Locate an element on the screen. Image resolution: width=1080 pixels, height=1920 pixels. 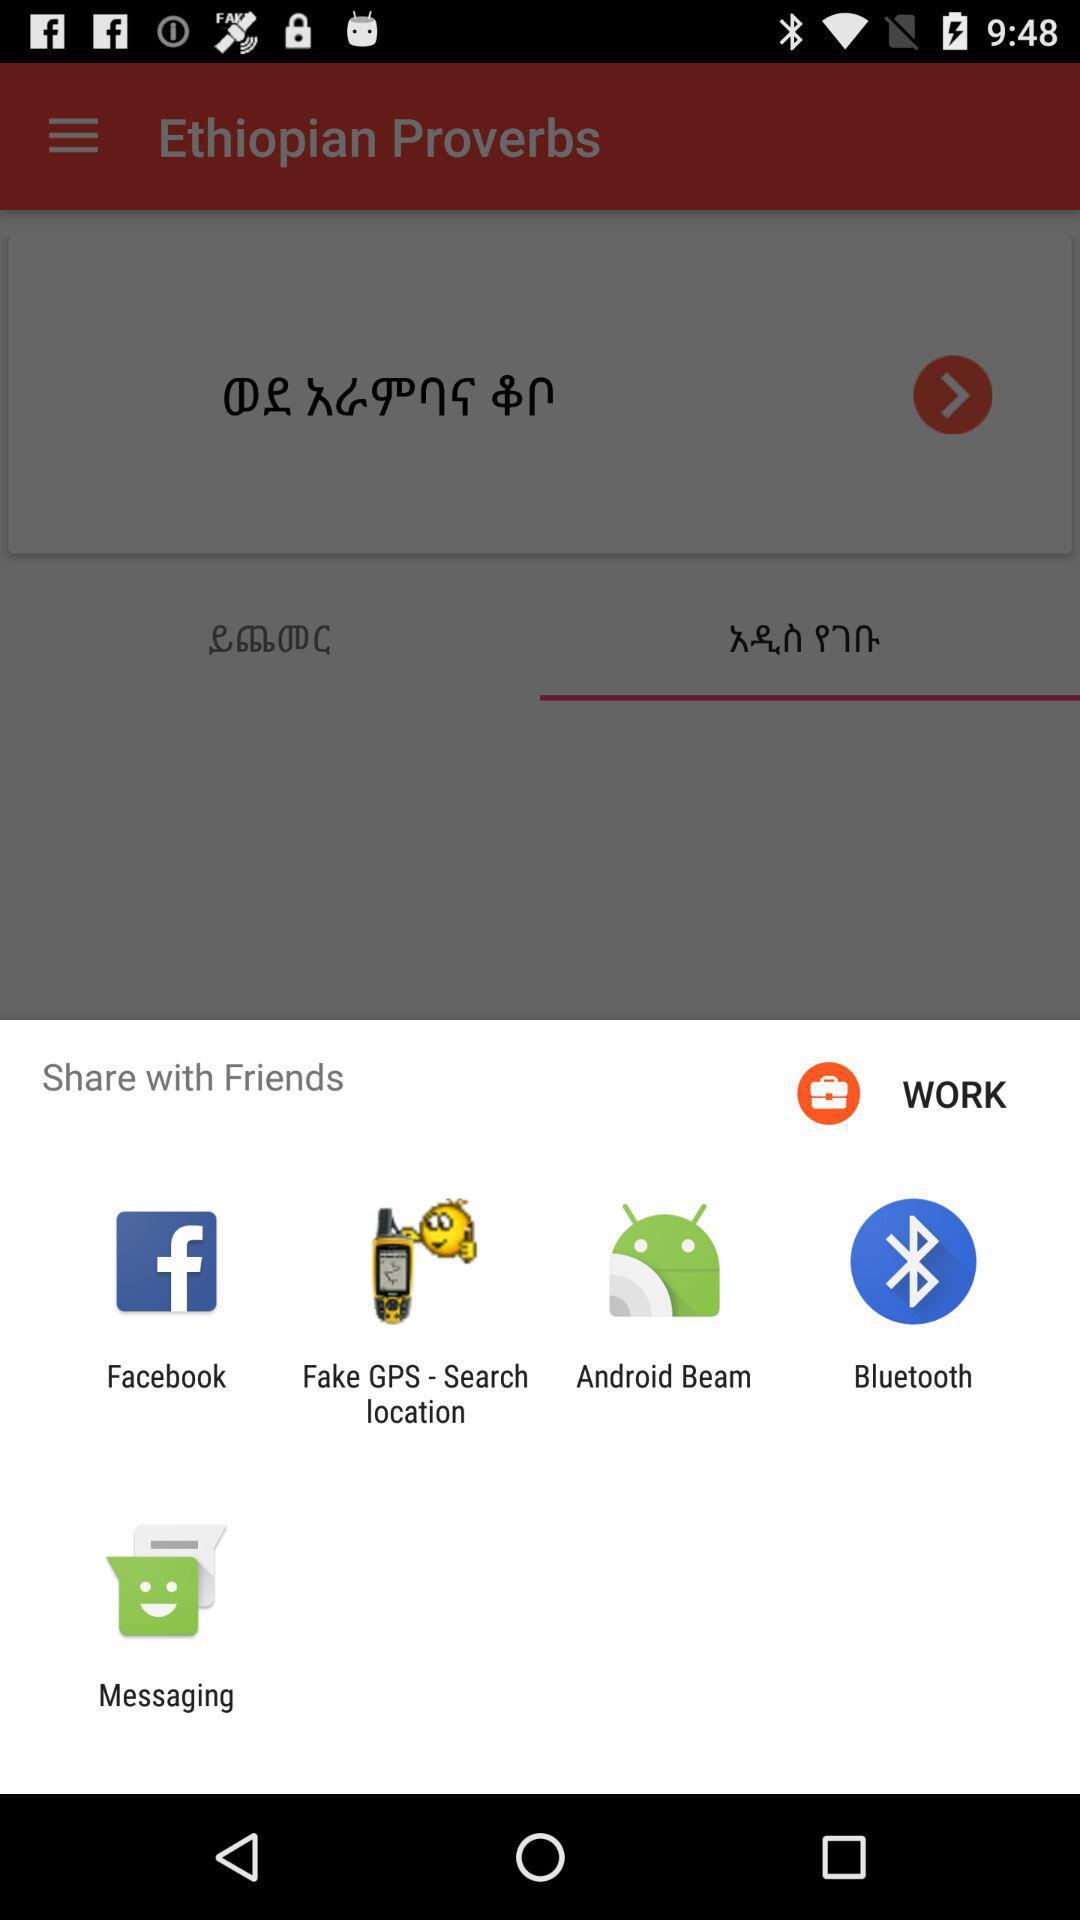
app at the bottom right corner is located at coordinates (913, 1392).